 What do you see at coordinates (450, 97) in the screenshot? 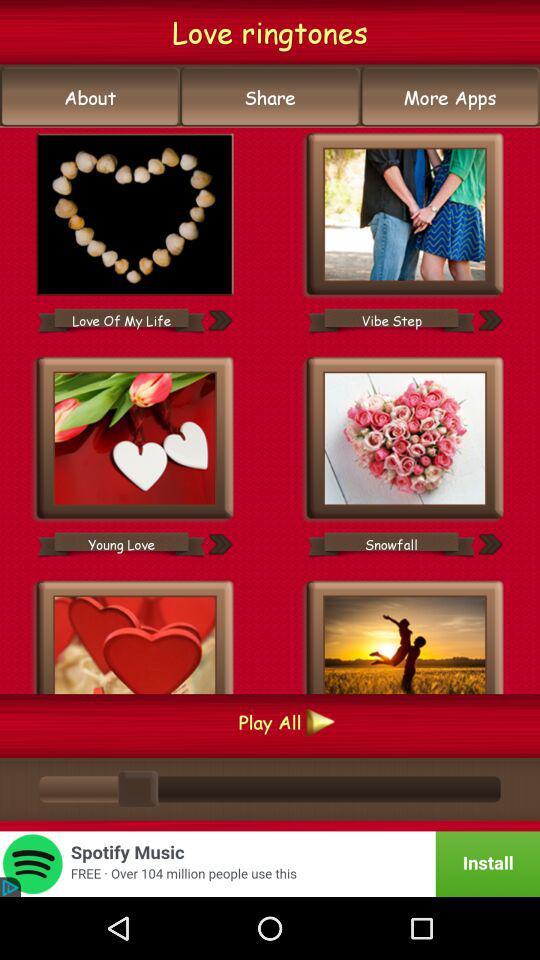
I see `the button next to the share item` at bounding box center [450, 97].